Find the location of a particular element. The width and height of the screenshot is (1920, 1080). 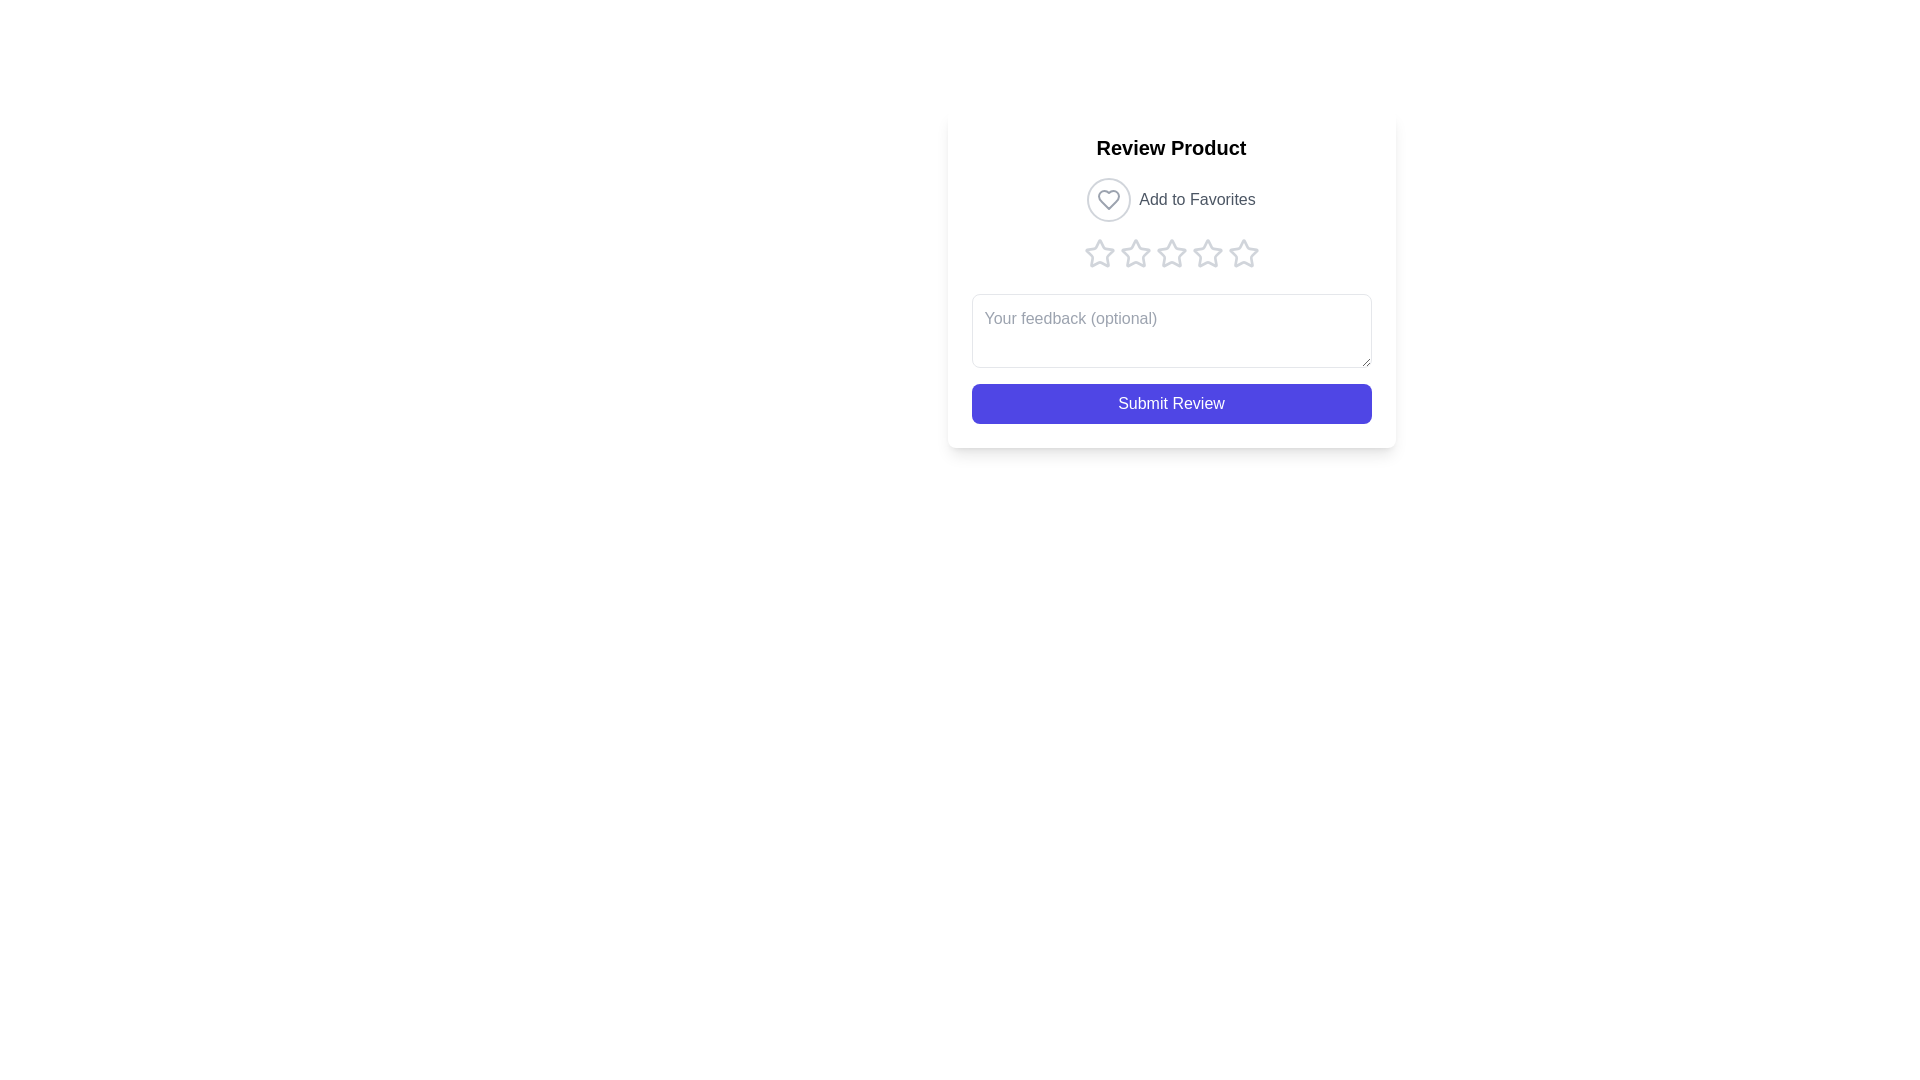

the second star-shaped icon in the rating widget to rate it two stars, which is outlined and hollow in light gray color is located at coordinates (1135, 252).